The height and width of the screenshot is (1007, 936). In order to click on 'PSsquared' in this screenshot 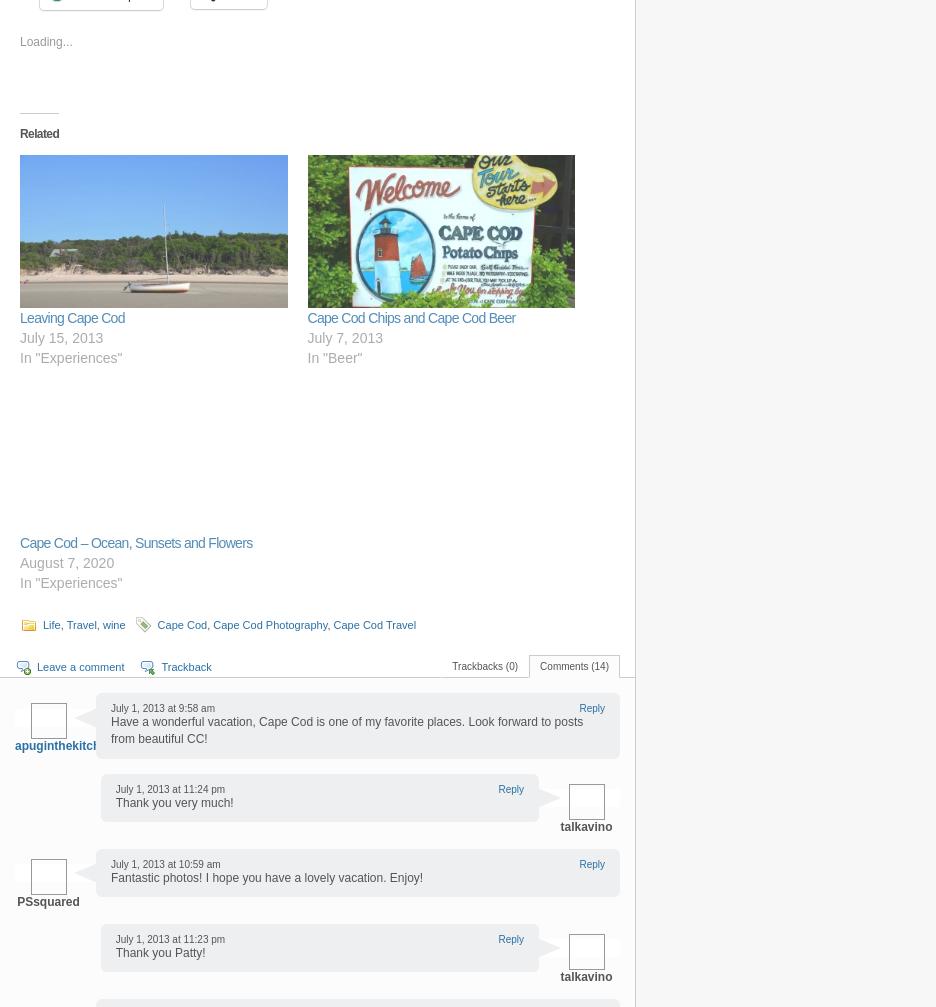, I will do `click(48, 899)`.